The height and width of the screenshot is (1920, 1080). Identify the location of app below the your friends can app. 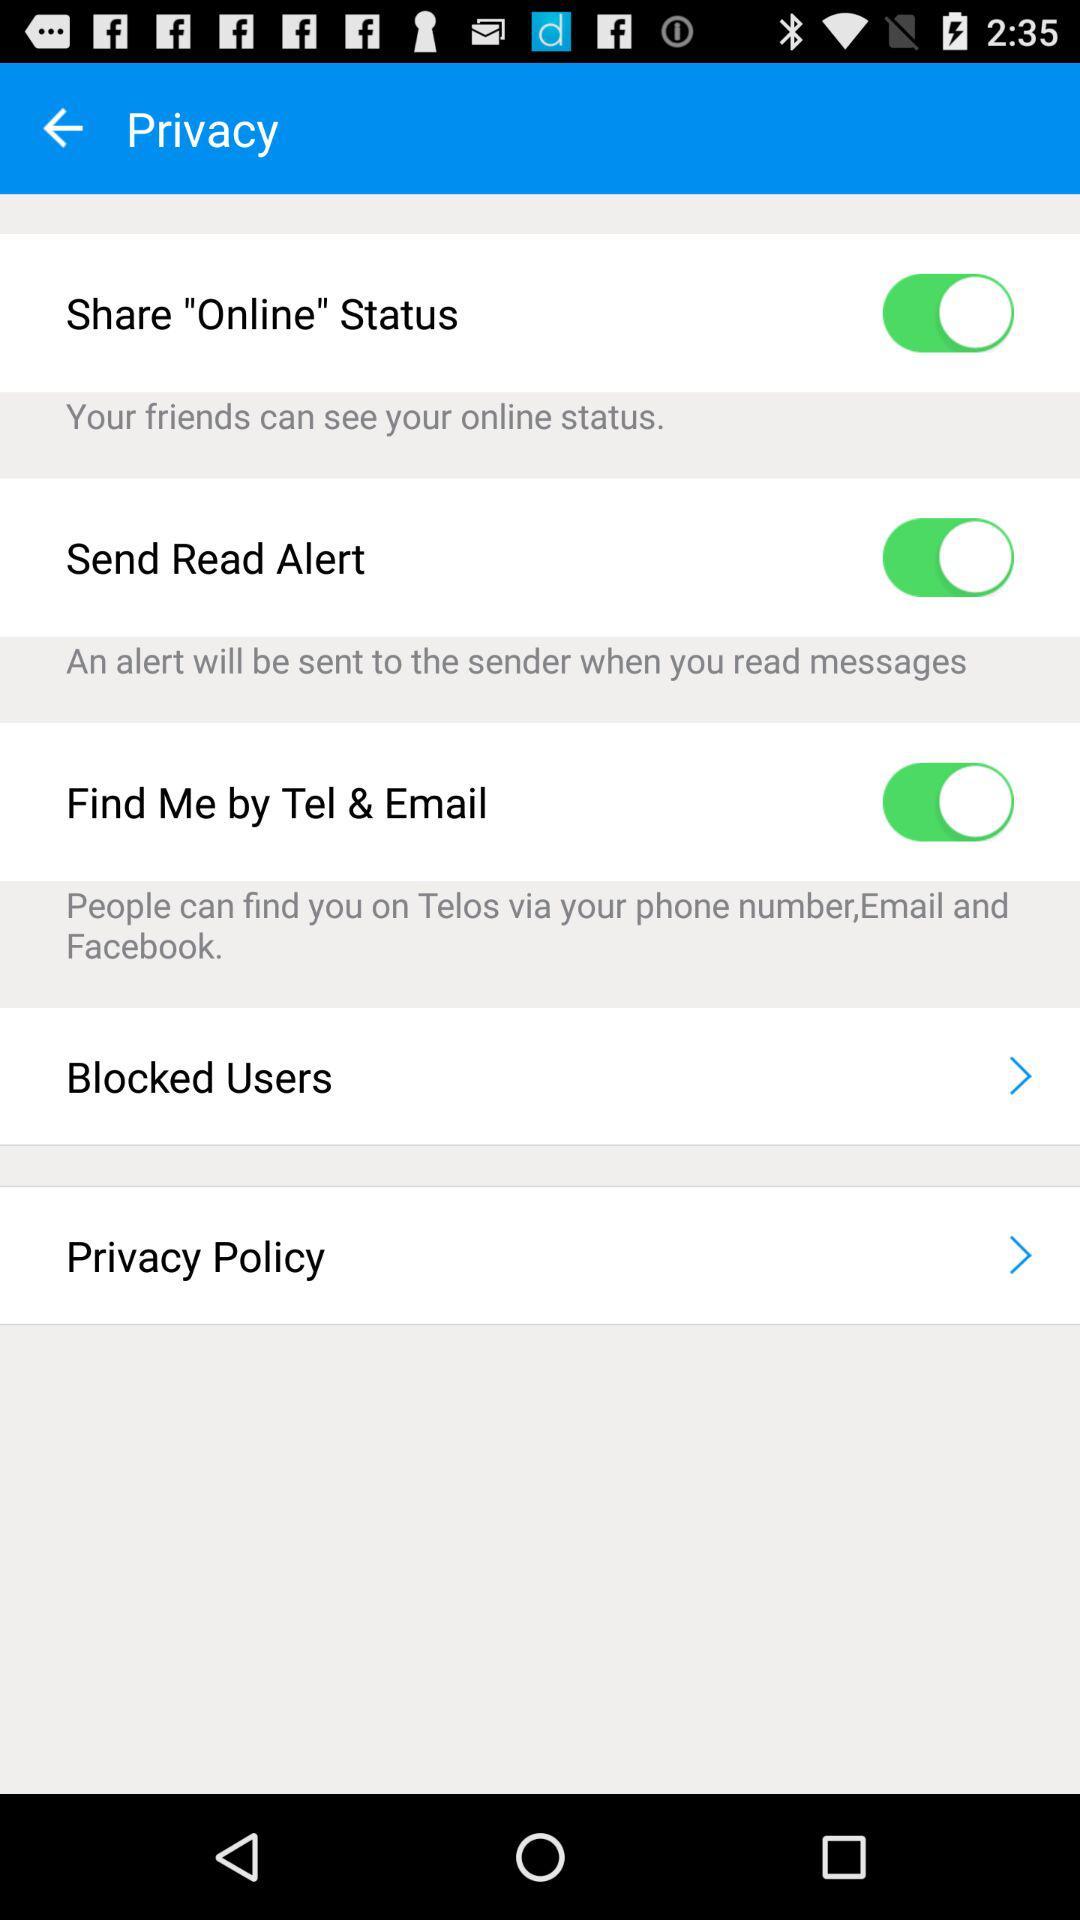
(947, 557).